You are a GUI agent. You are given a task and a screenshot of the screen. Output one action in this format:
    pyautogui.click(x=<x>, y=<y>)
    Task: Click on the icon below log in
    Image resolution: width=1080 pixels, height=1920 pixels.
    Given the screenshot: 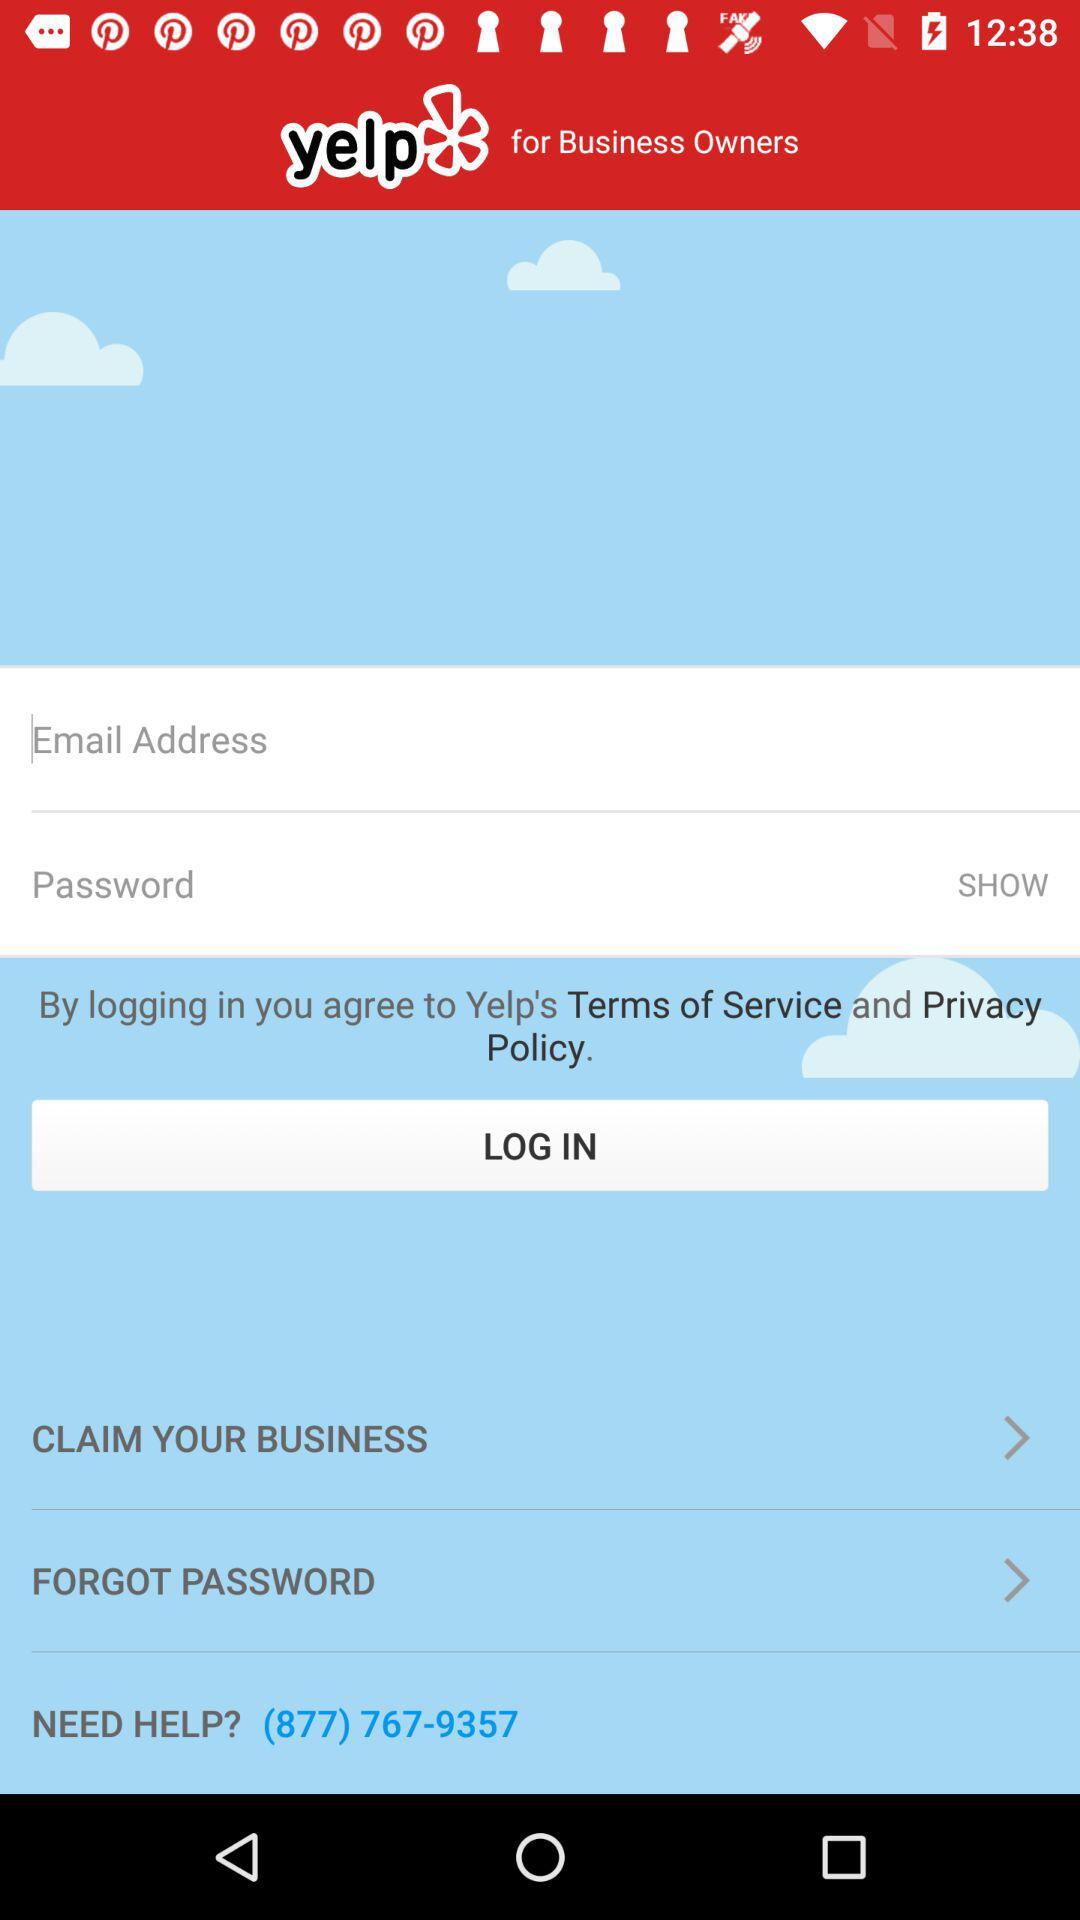 What is the action you would take?
    pyautogui.click(x=540, y=1437)
    